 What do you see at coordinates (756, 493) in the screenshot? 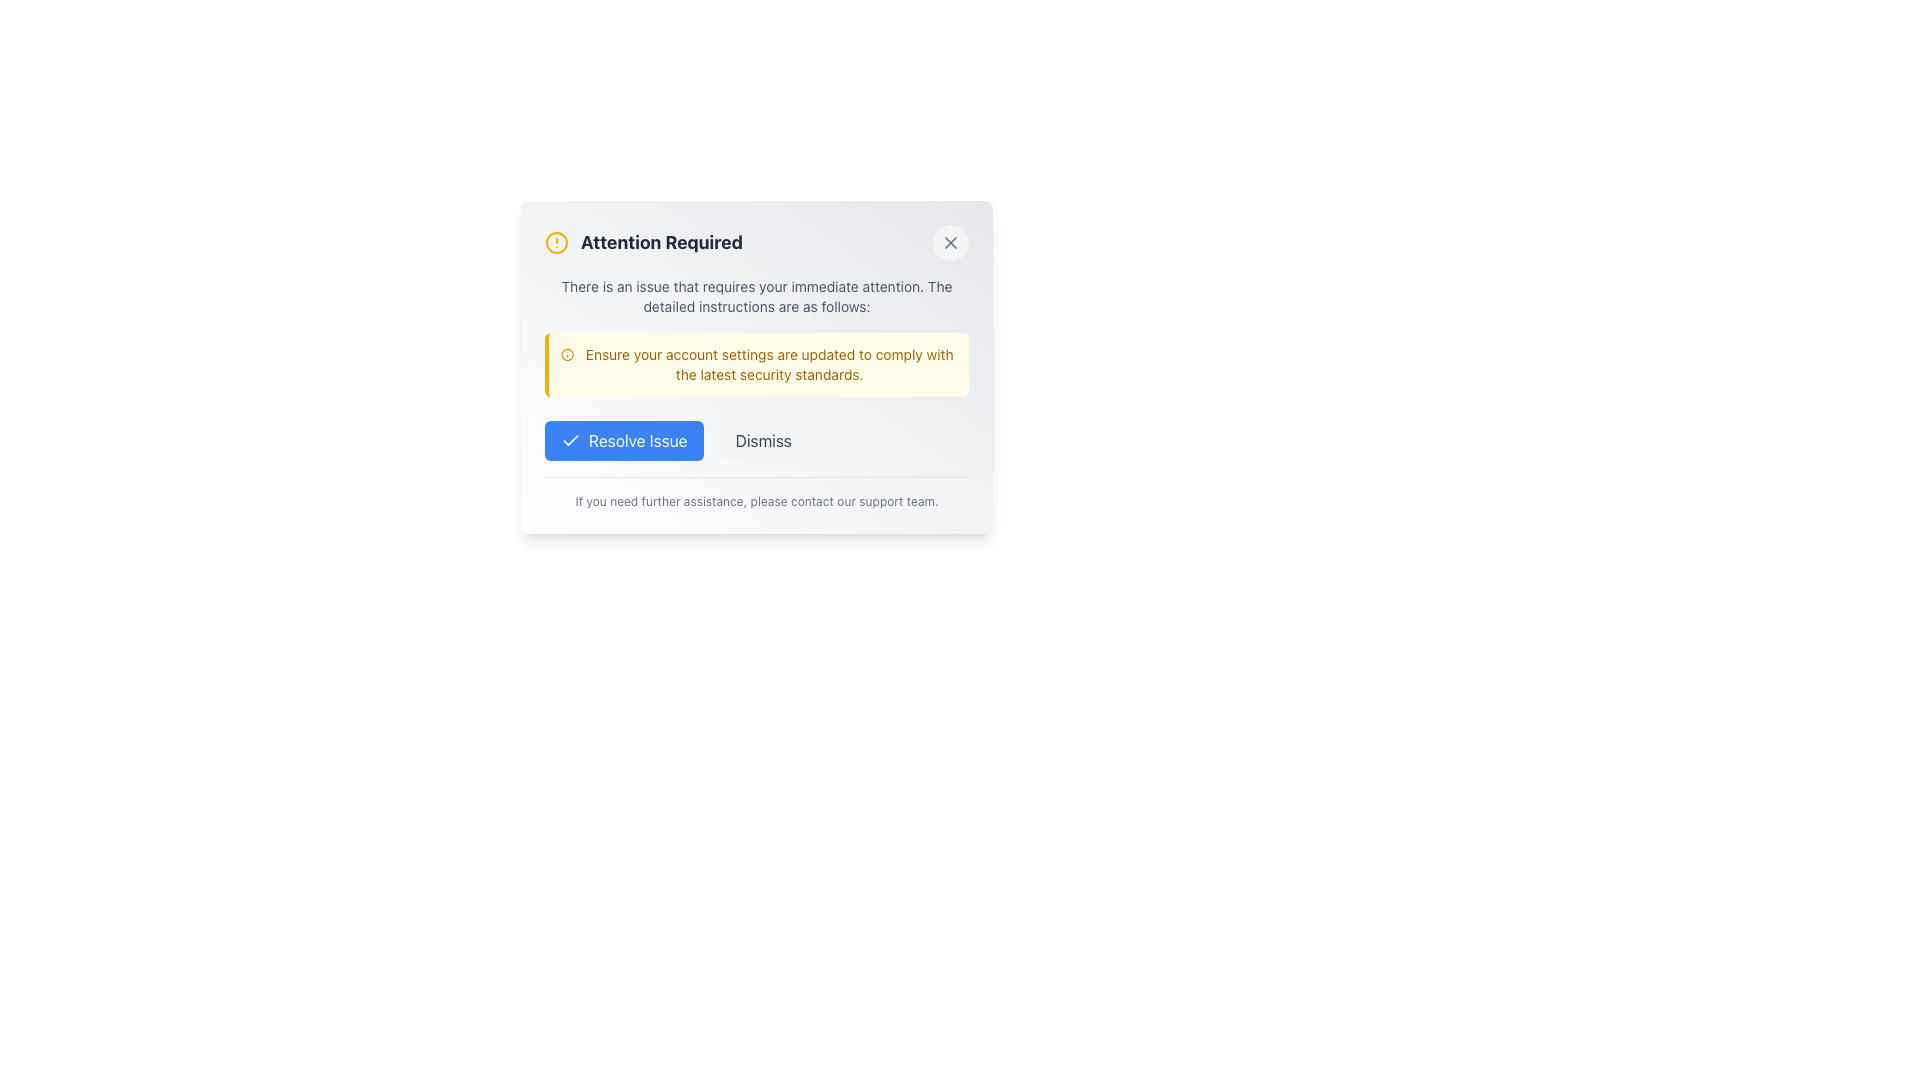
I see `the supportive information text located at the bottom of the notification card, below the action buttons 'Resolve Issue' and 'Dismiss'` at bounding box center [756, 493].